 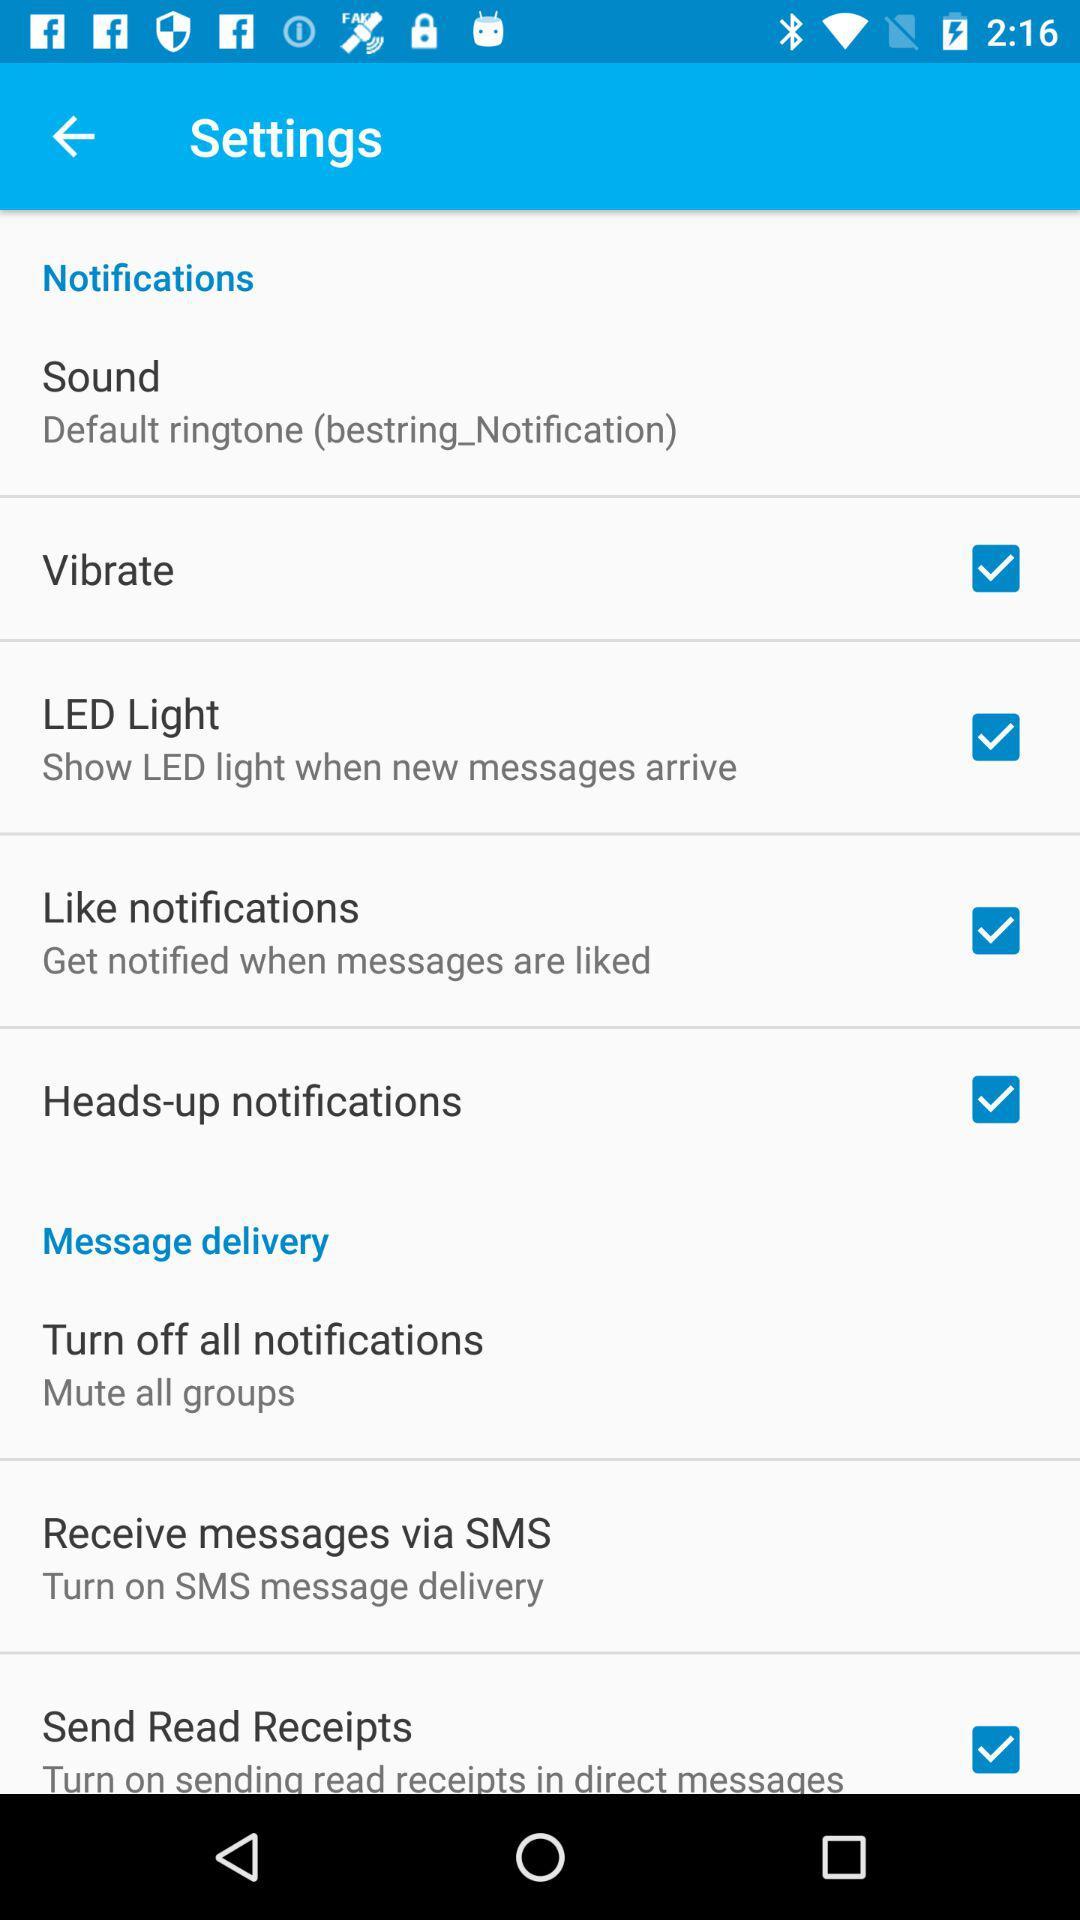 What do you see at coordinates (296, 1530) in the screenshot?
I see `item below mute all groups item` at bounding box center [296, 1530].